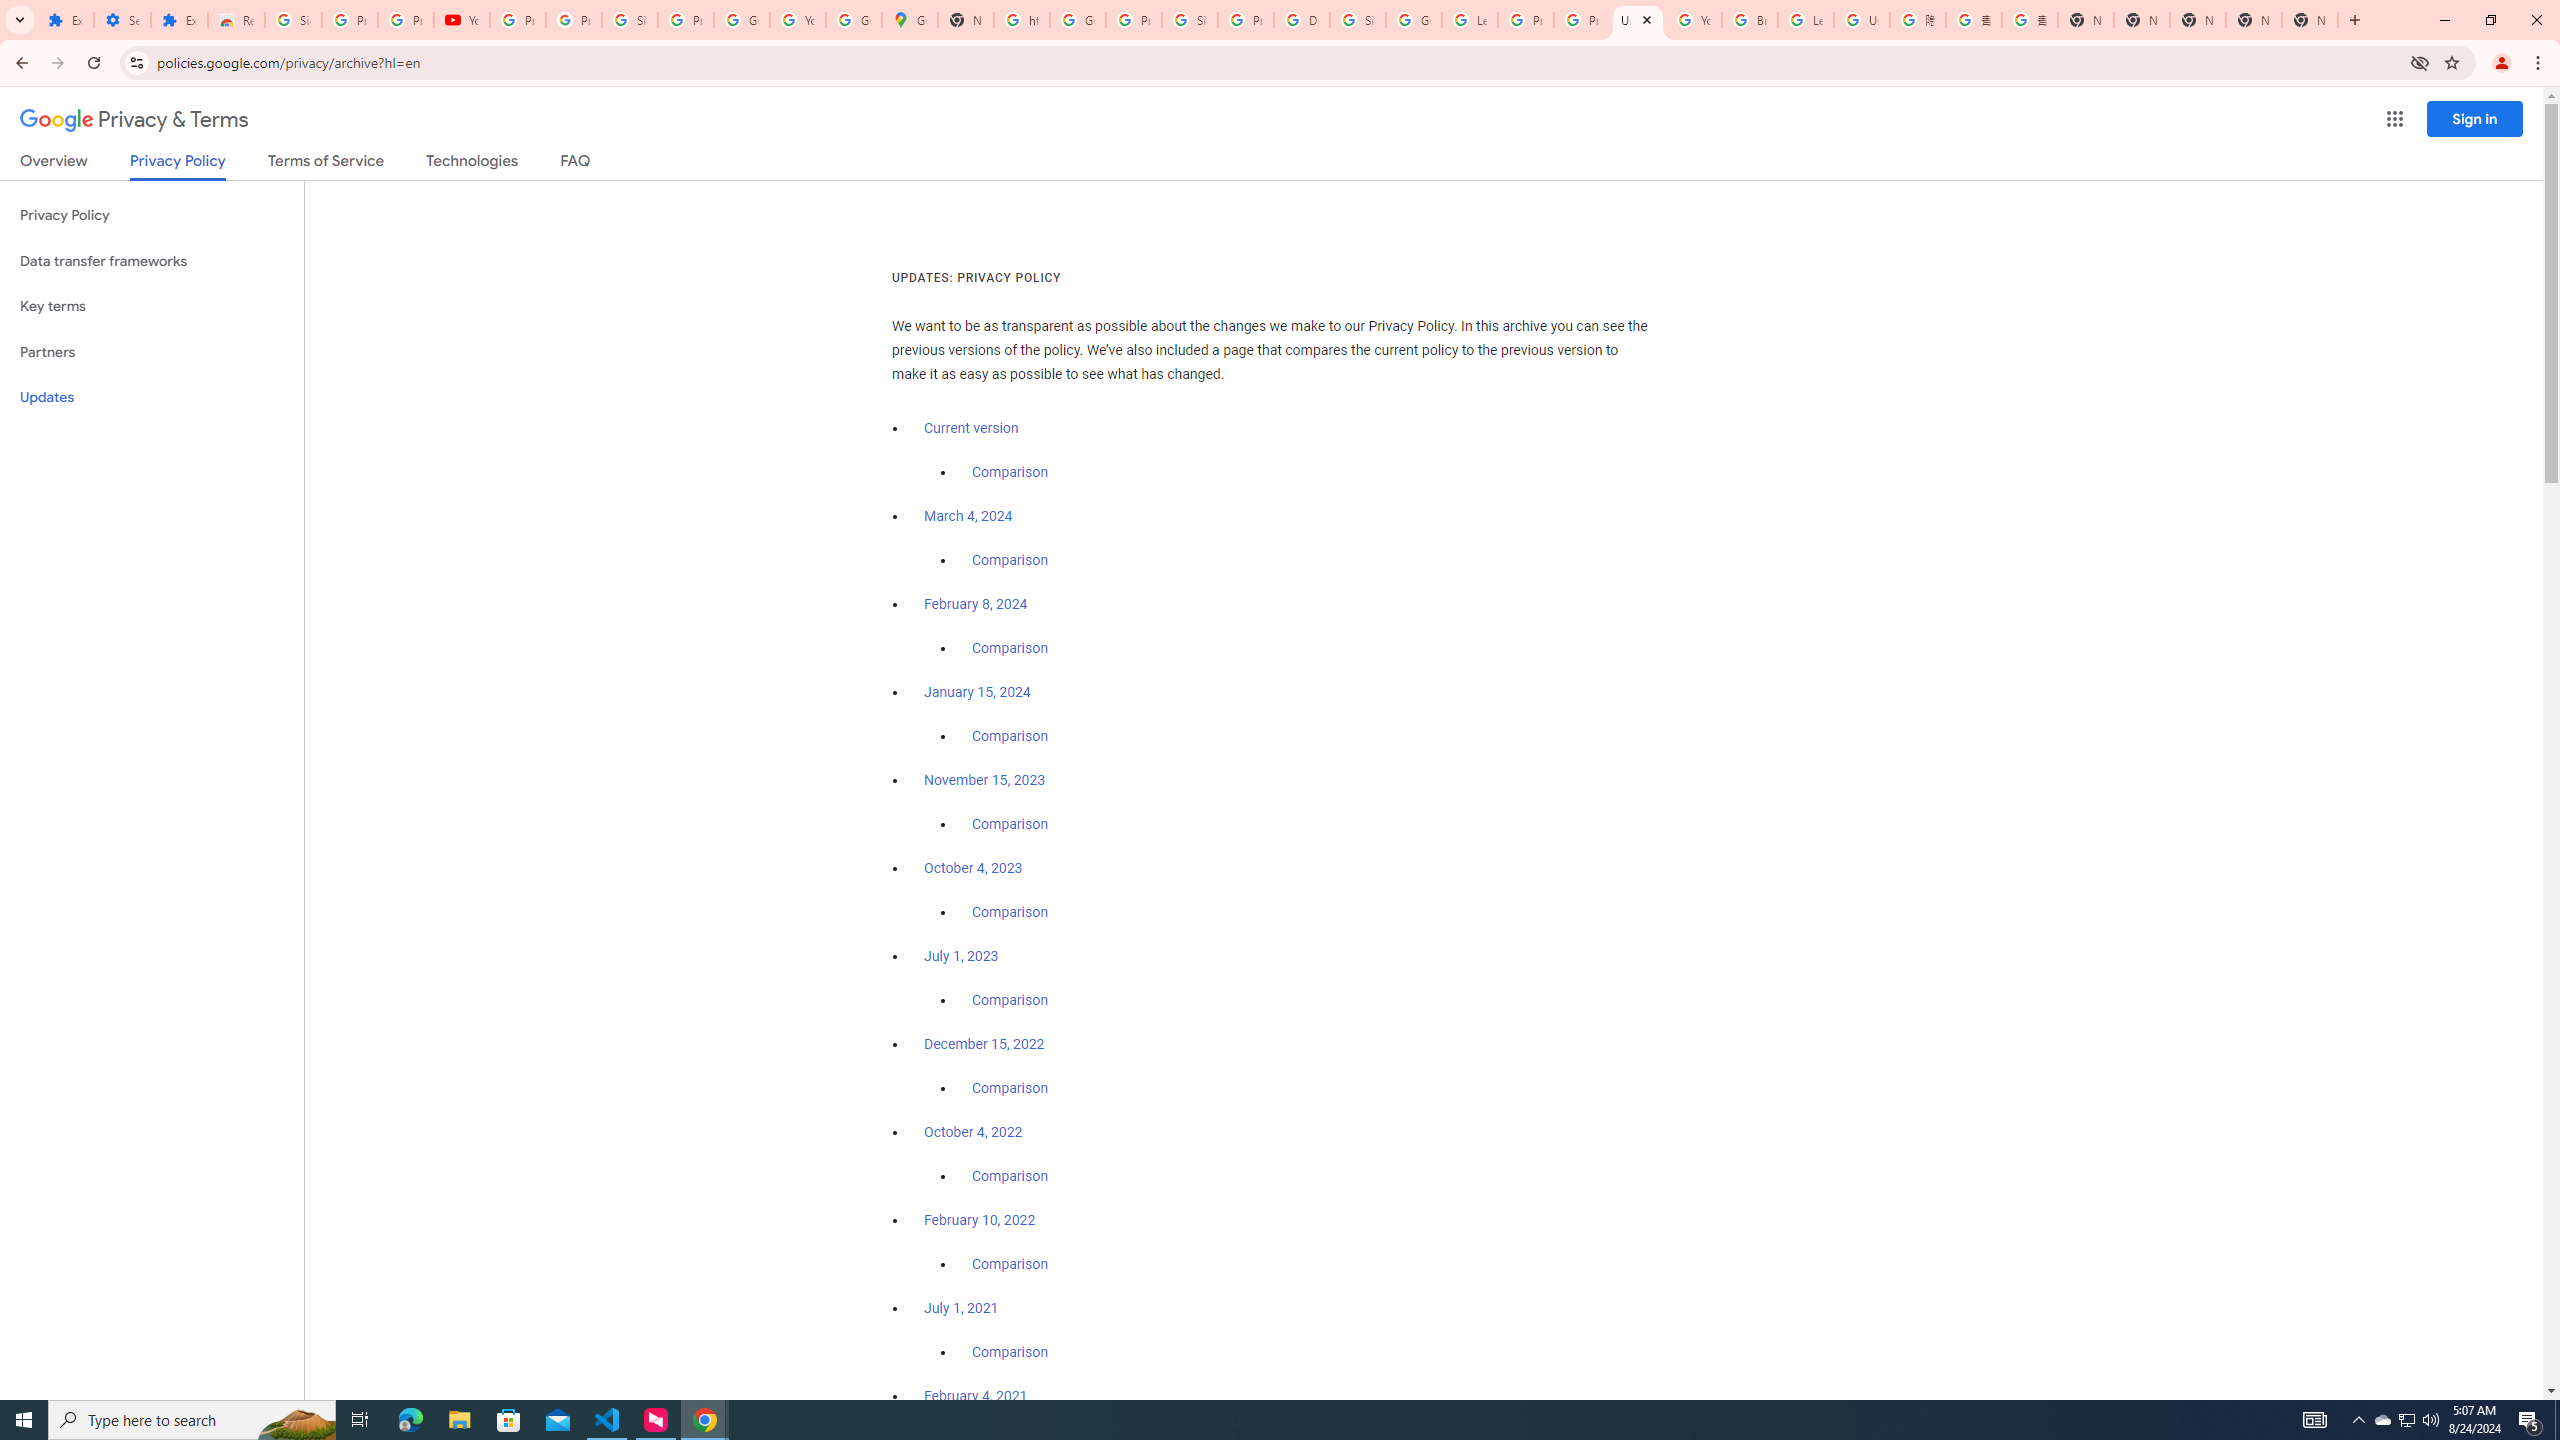 The width and height of the screenshot is (2560, 1440). I want to click on 'Current version', so click(970, 428).